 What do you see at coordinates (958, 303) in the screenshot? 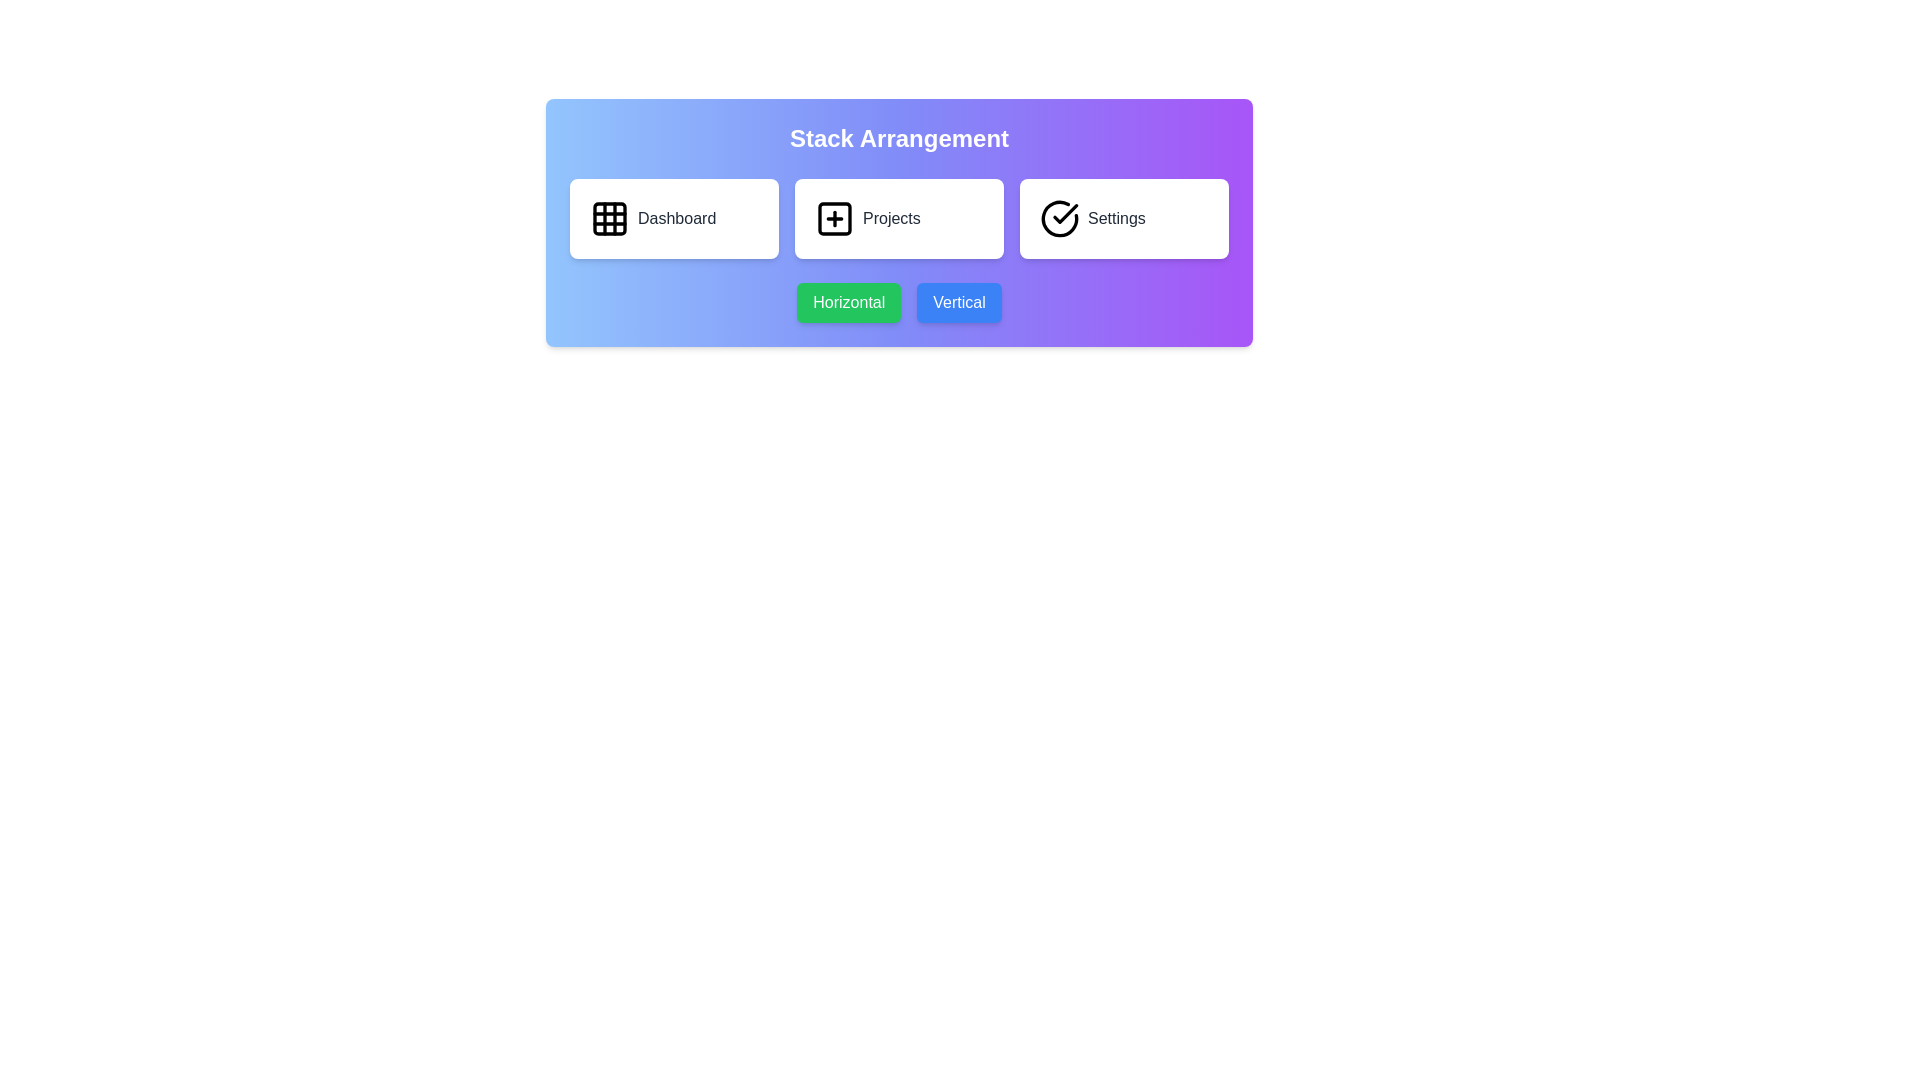
I see `the 'Vertical' button, which is a rectangular button with a blue background and white text` at bounding box center [958, 303].